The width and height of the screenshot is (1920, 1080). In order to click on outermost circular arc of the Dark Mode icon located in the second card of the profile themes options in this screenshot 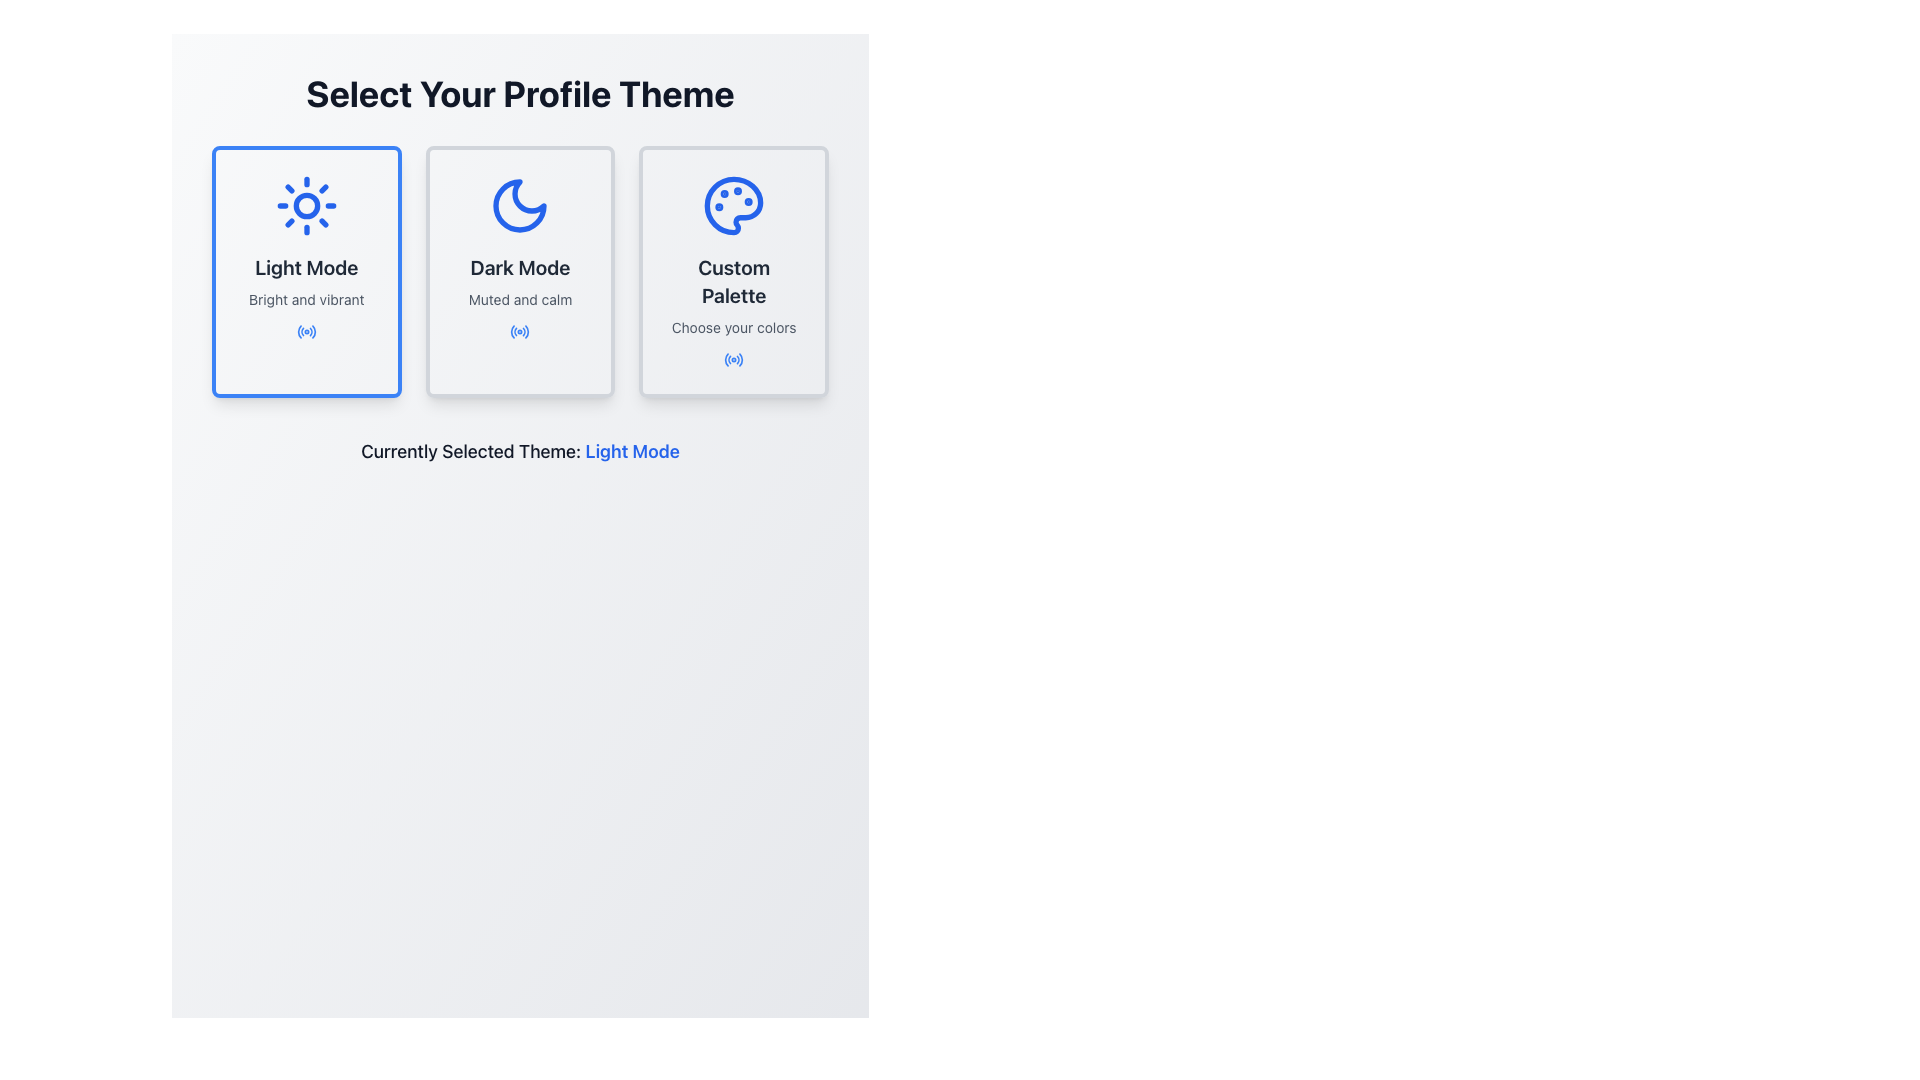, I will do `click(527, 330)`.